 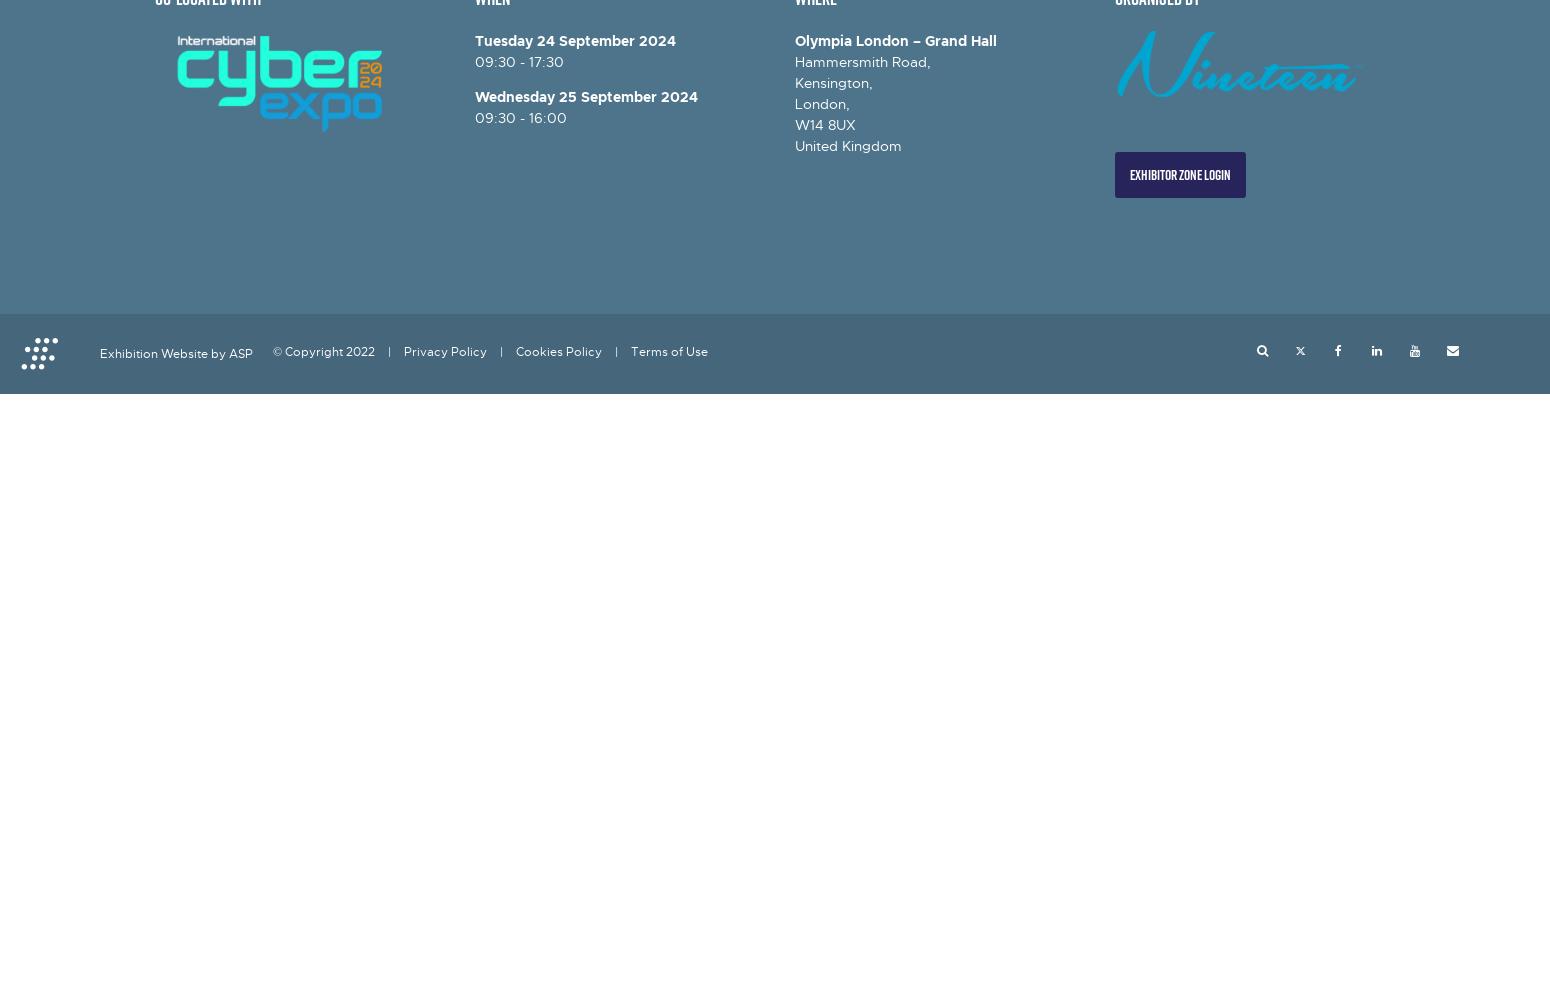 What do you see at coordinates (847, 146) in the screenshot?
I see `'United Kingdom'` at bounding box center [847, 146].